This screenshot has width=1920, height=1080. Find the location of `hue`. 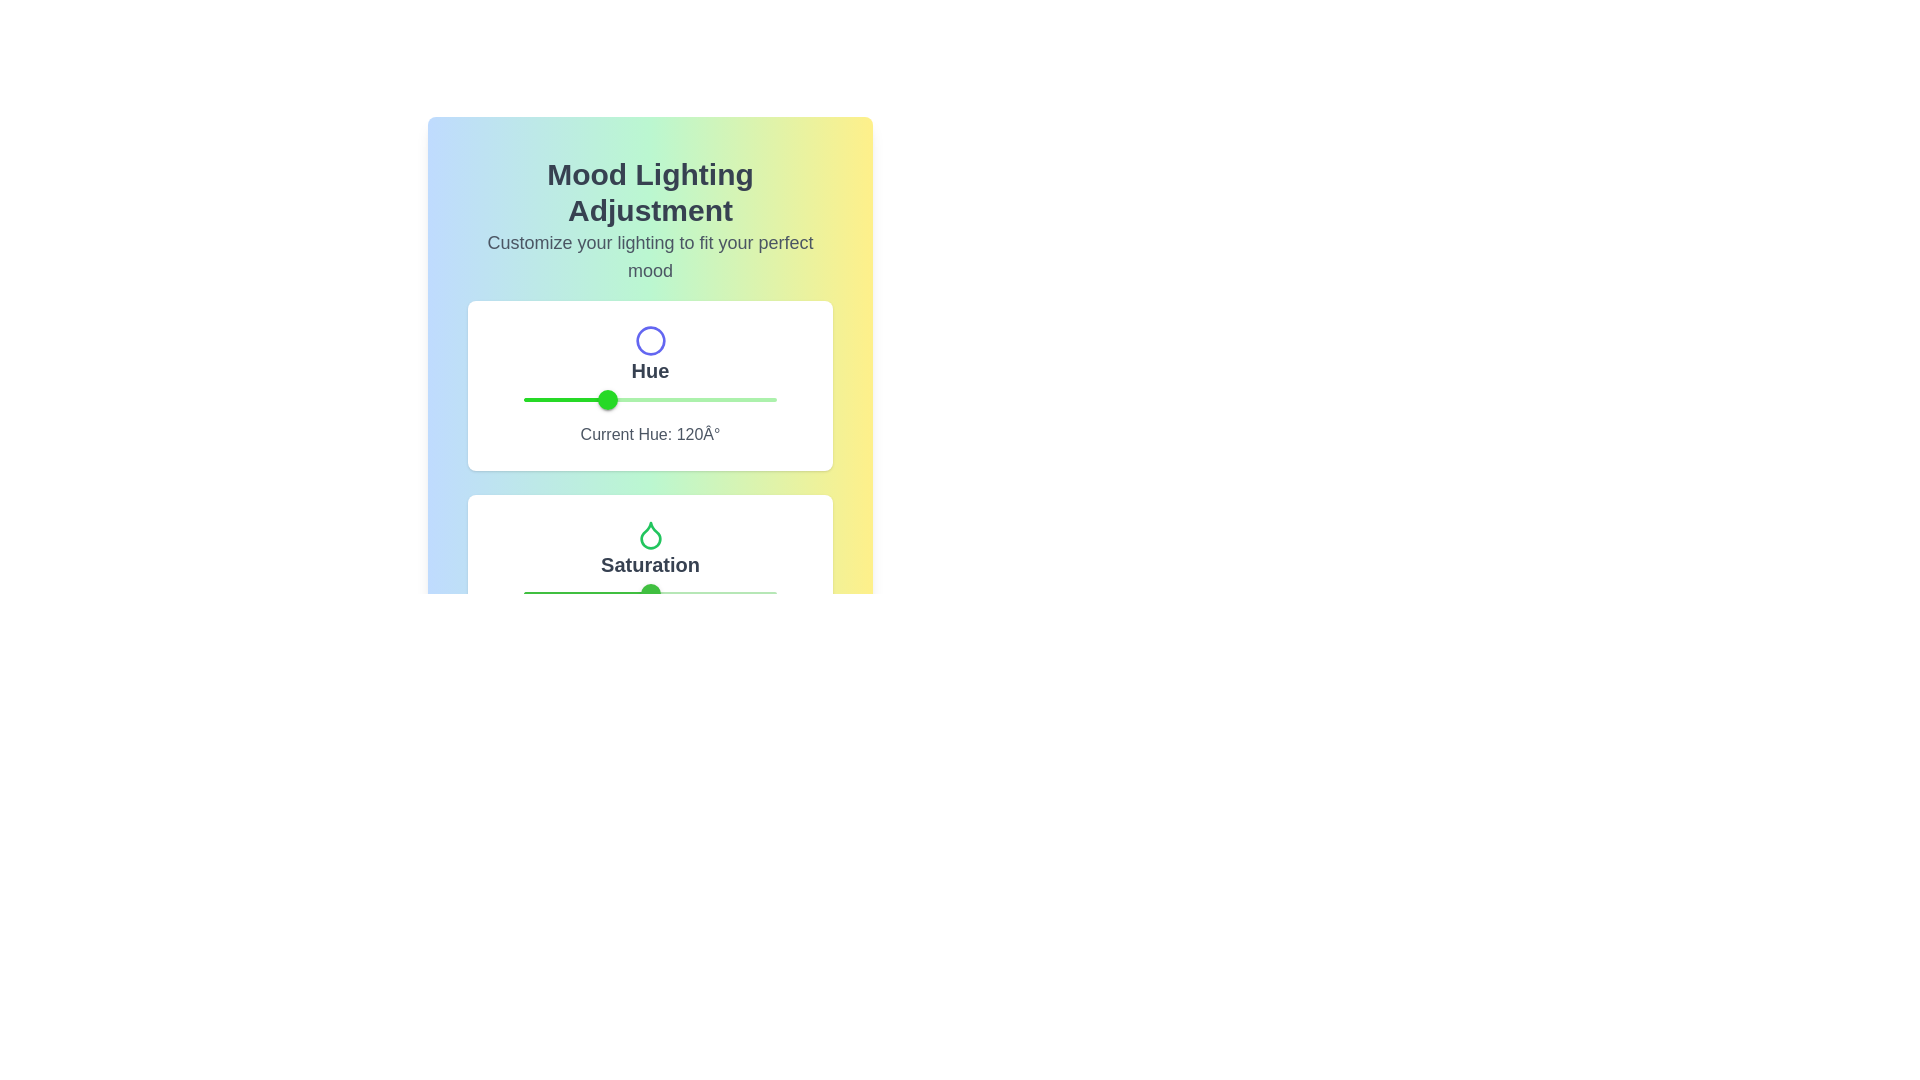

hue is located at coordinates (608, 400).